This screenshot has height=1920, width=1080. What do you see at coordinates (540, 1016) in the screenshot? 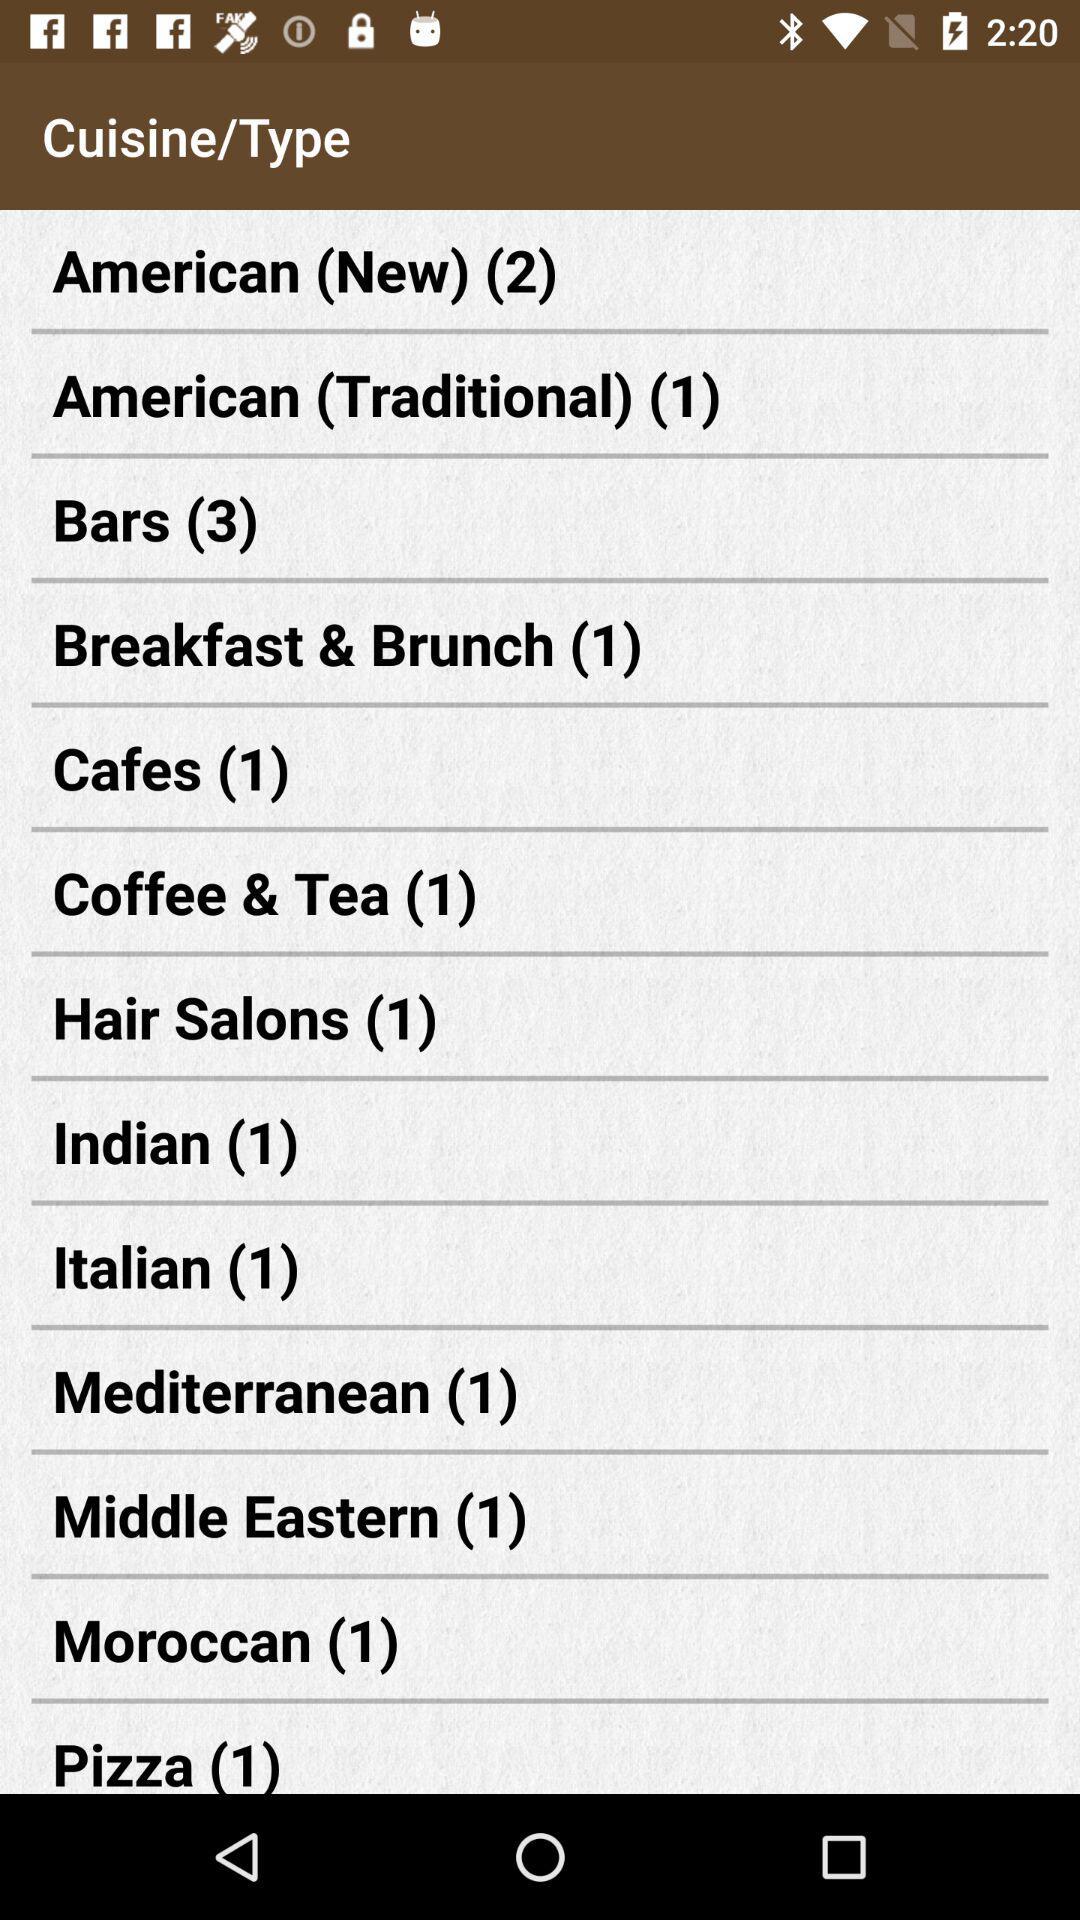
I see `the hair salons (1)` at bounding box center [540, 1016].